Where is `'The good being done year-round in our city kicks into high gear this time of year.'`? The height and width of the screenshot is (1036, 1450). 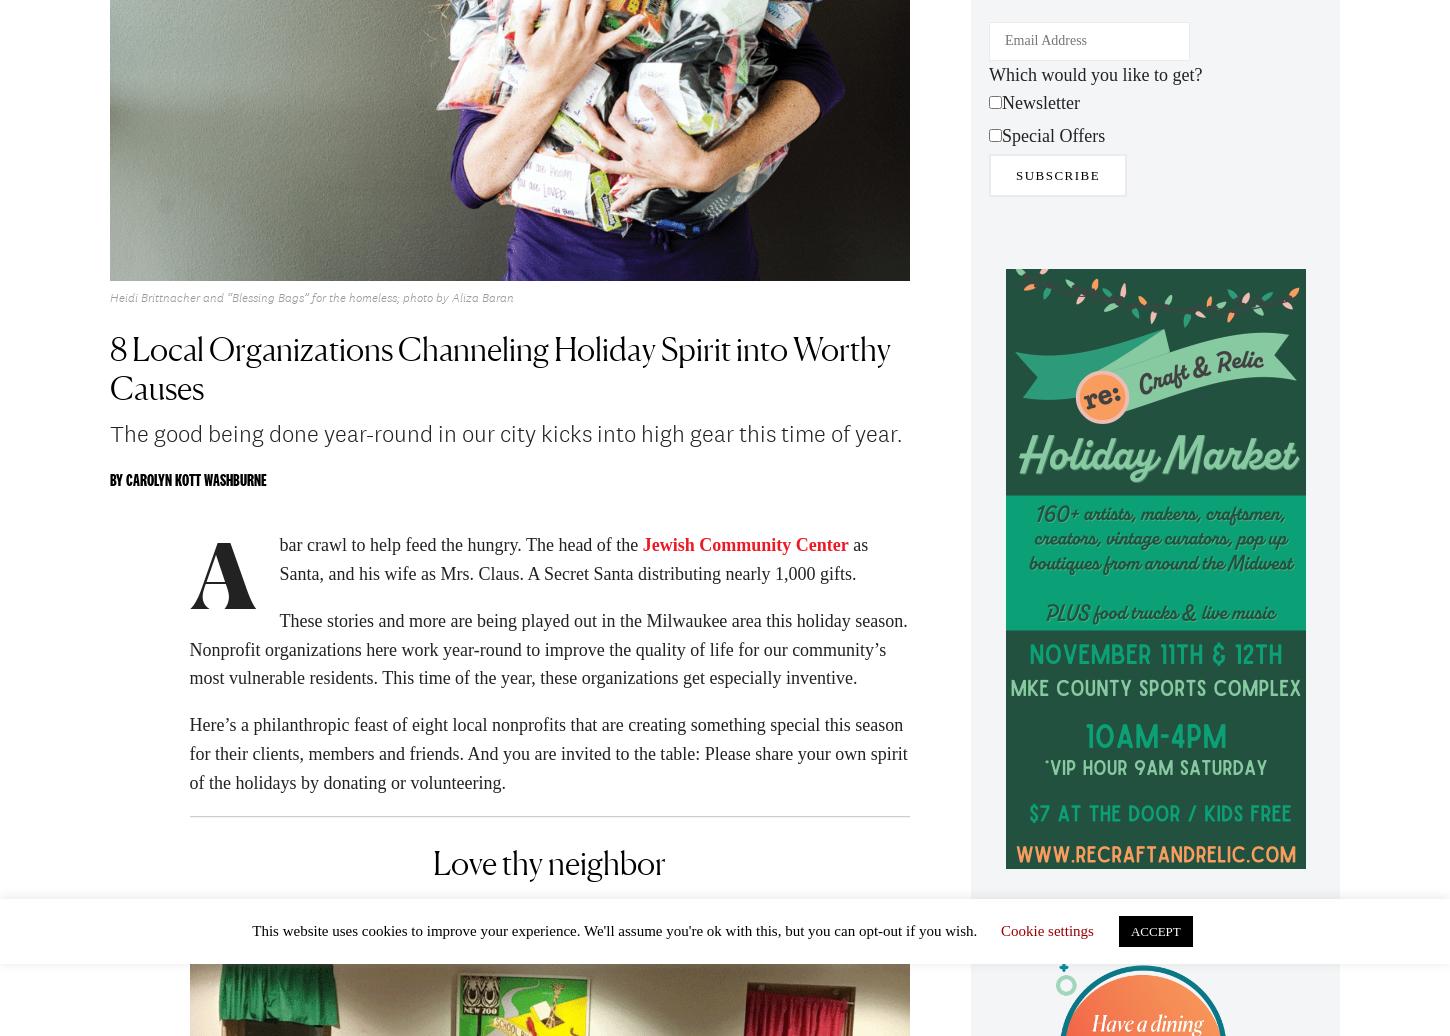 'The good being done year-round in our city kicks into high gear this time of year.' is located at coordinates (506, 439).